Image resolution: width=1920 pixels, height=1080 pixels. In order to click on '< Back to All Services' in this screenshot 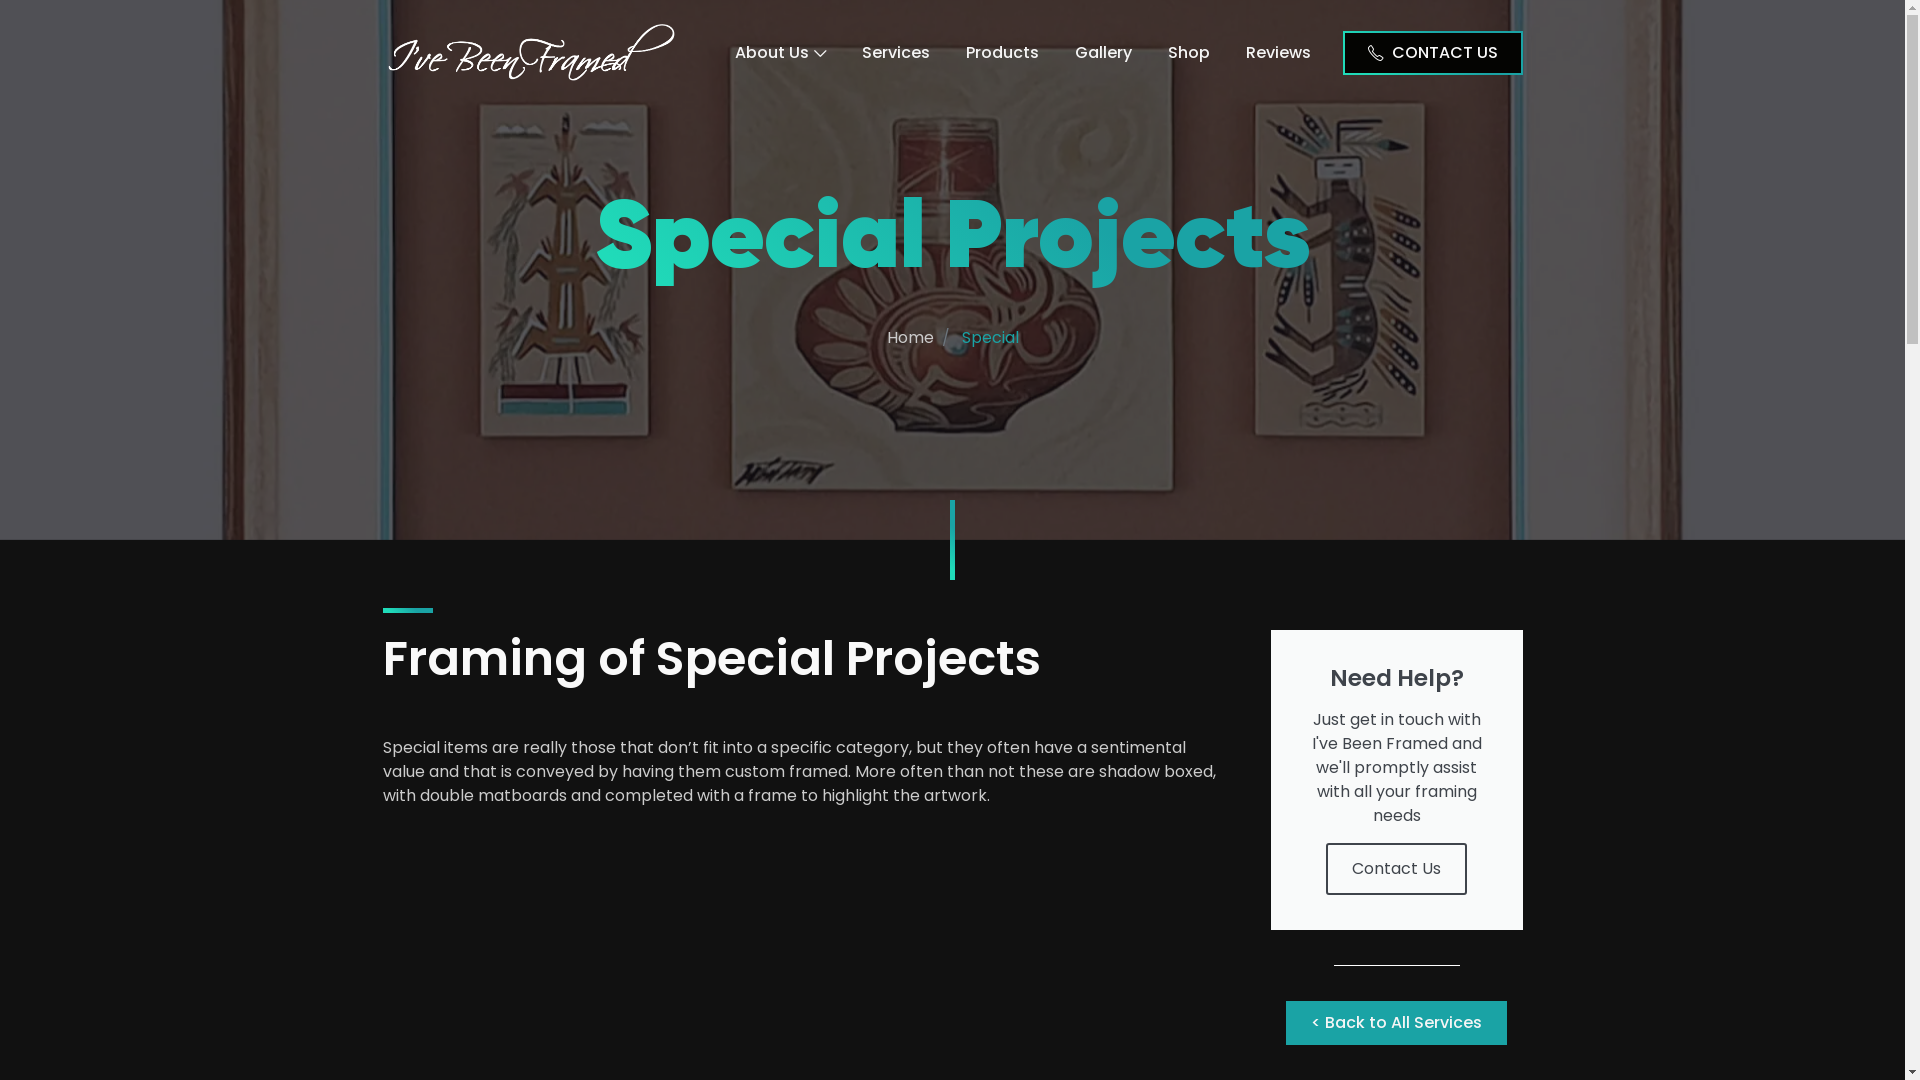, I will do `click(1286, 1022)`.